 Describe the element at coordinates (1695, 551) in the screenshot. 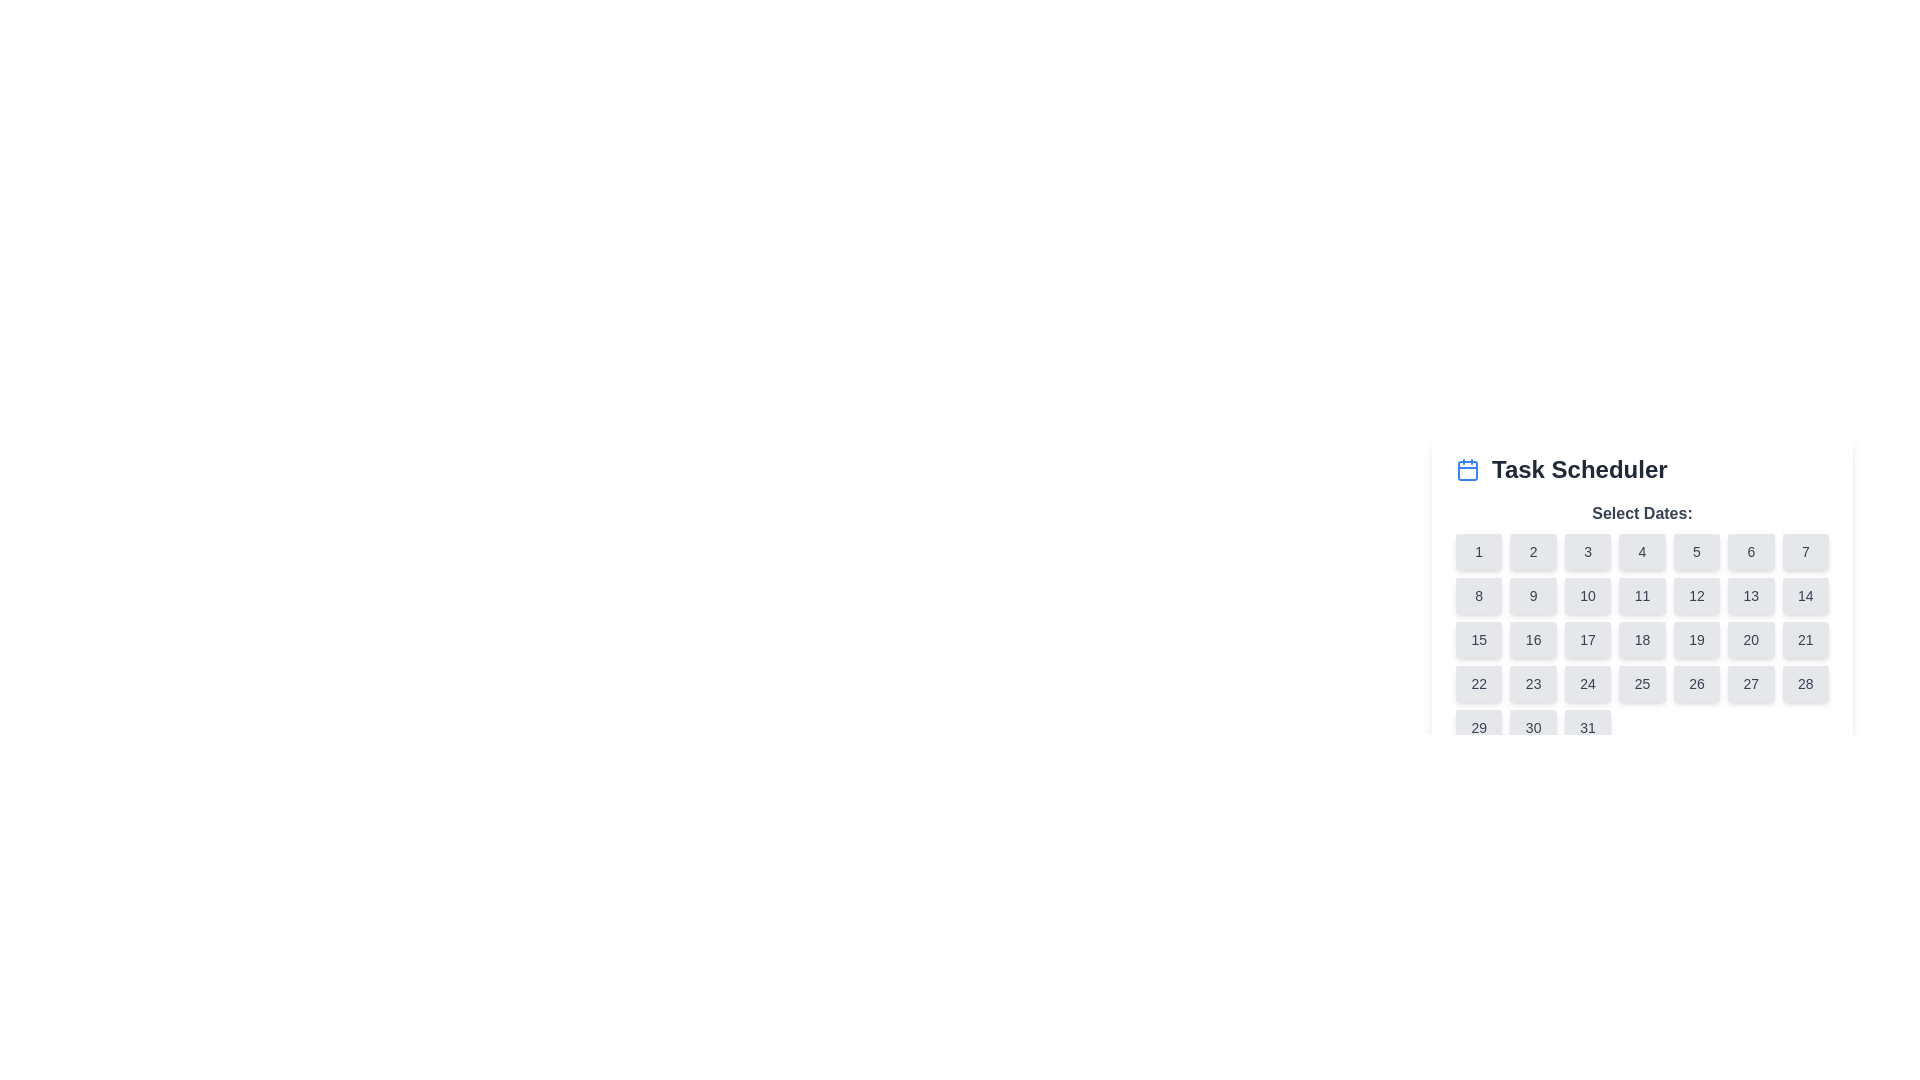

I see `the button representing the fifth day of the month in the calendar grid located beneath the header 'Select Dates' and the title 'Task Scheduler'` at that location.